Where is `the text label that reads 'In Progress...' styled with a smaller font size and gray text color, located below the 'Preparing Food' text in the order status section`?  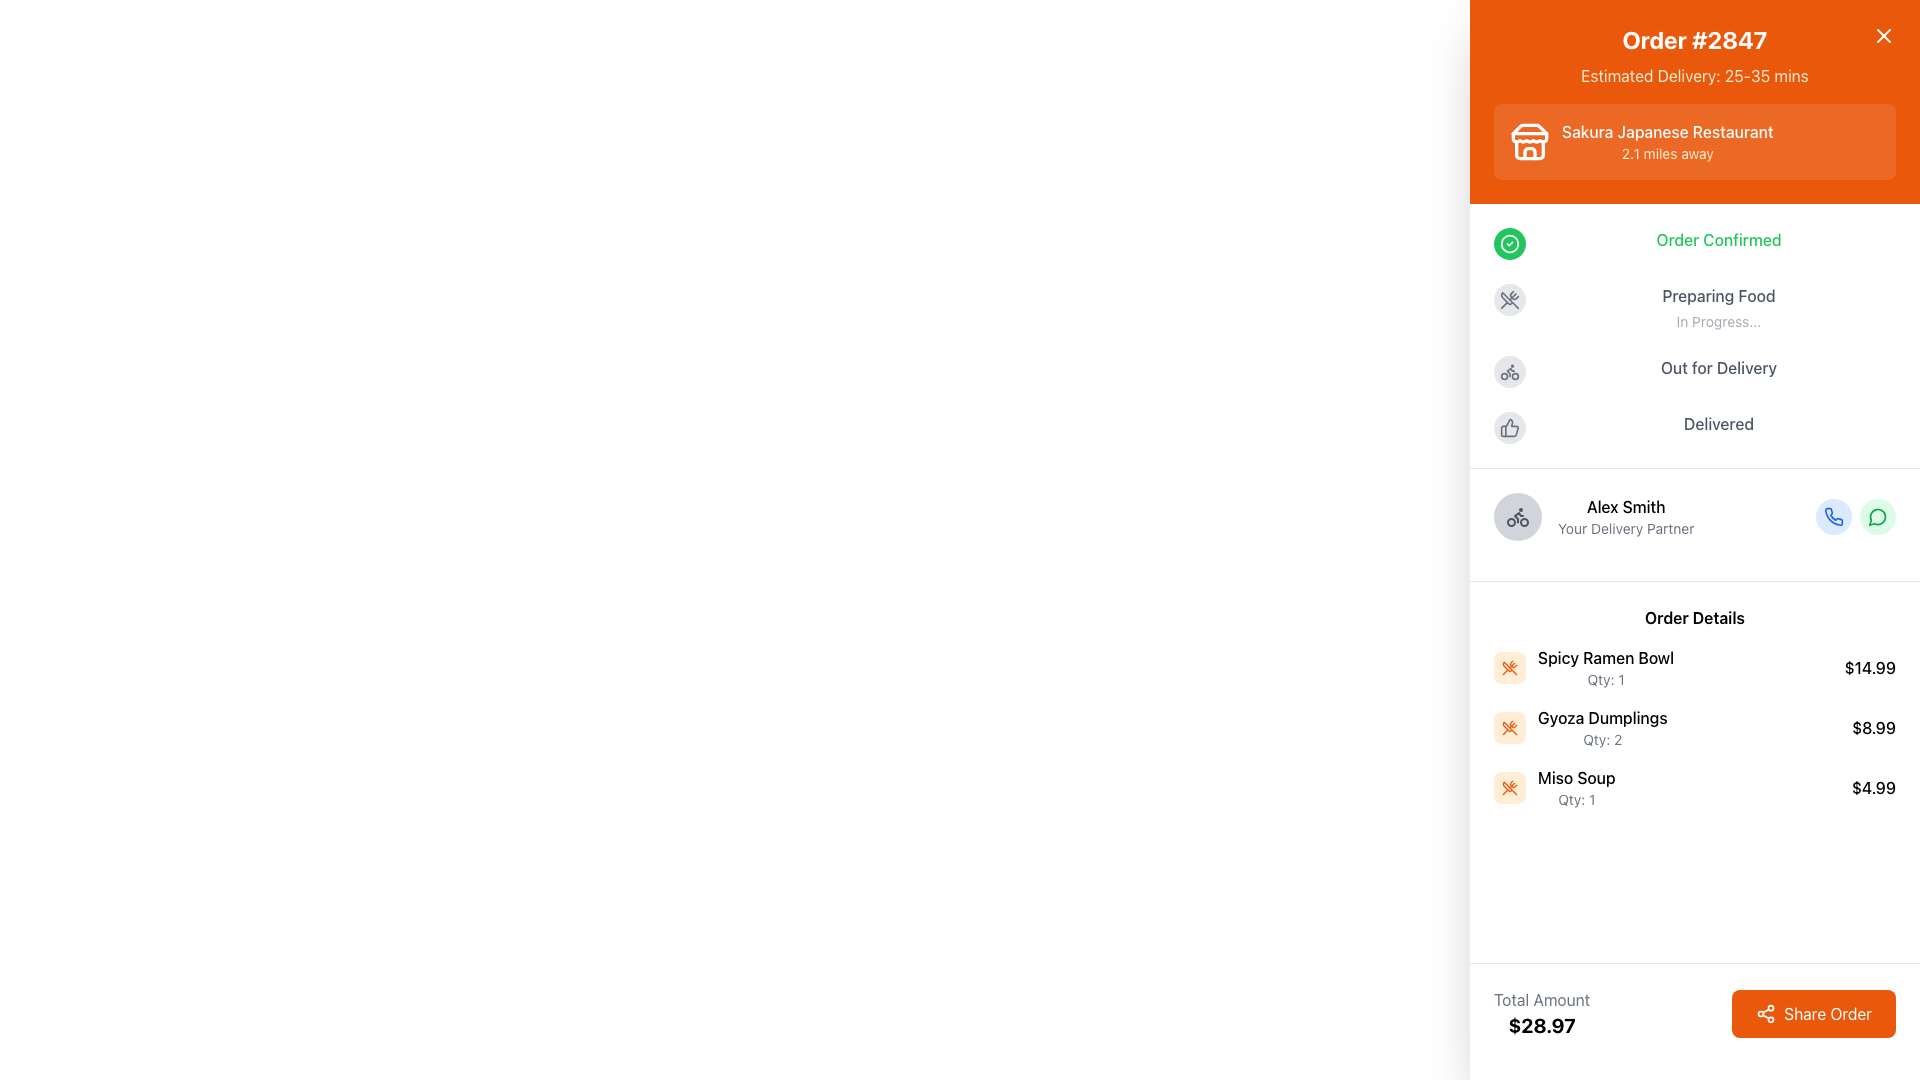 the text label that reads 'In Progress...' styled with a smaller font size and gray text color, located below the 'Preparing Food' text in the order status section is located at coordinates (1717, 320).